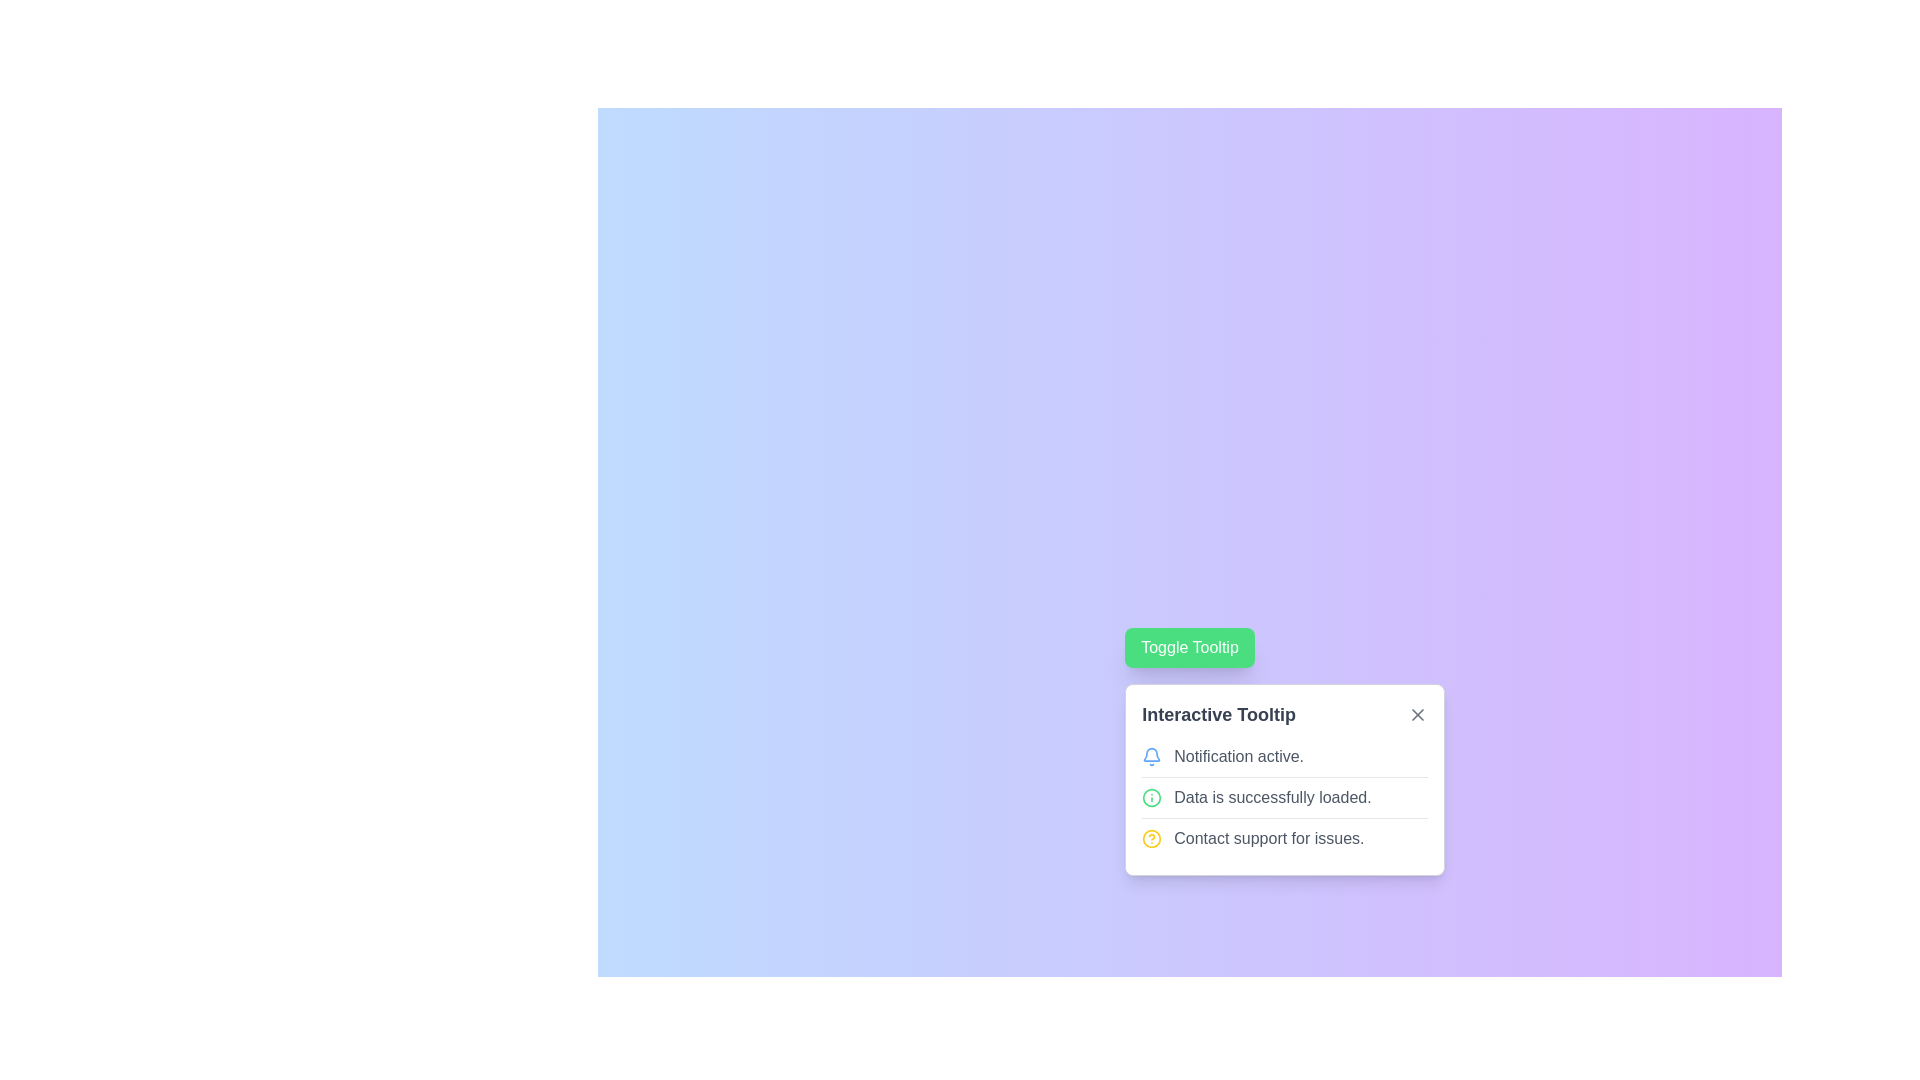  Describe the element at coordinates (1285, 838) in the screenshot. I see `the third item in the vertically stacked group of notifications within the tooltip to obtain more details or initiate contact for assistance` at that location.